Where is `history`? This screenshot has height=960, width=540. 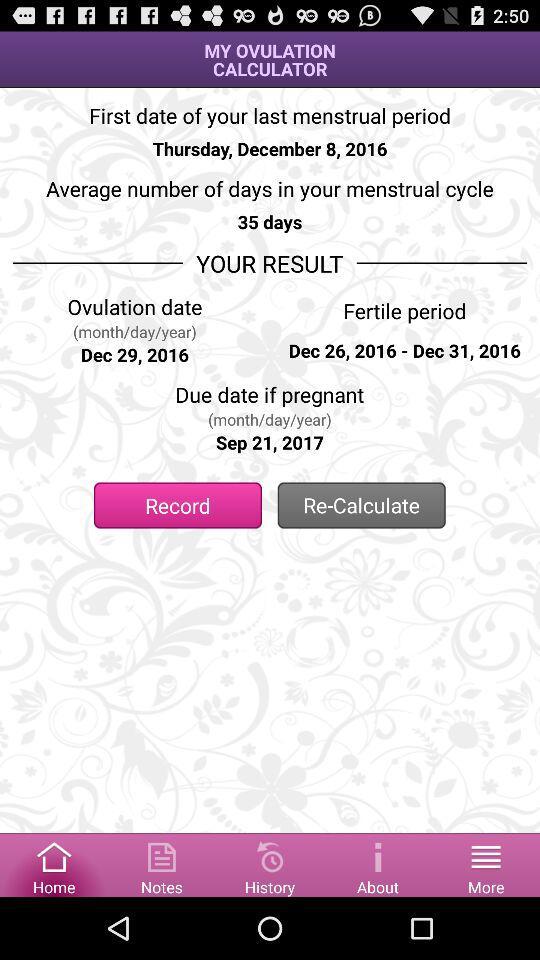 history is located at coordinates (270, 863).